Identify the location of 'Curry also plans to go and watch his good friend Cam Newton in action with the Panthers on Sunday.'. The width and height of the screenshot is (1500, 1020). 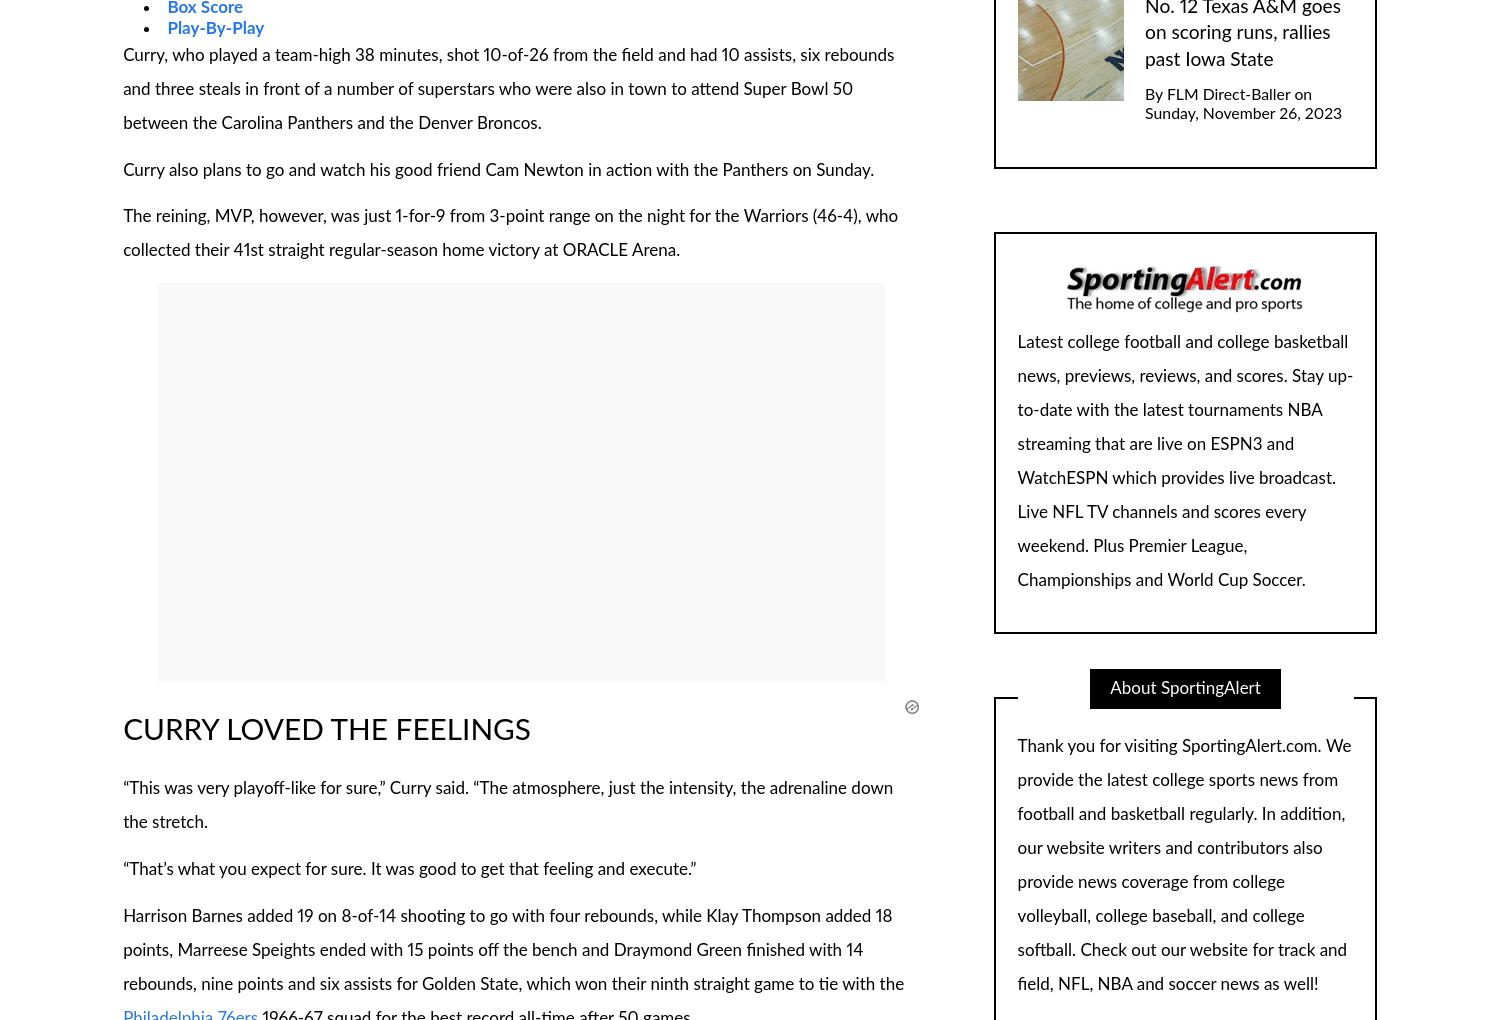
(497, 169).